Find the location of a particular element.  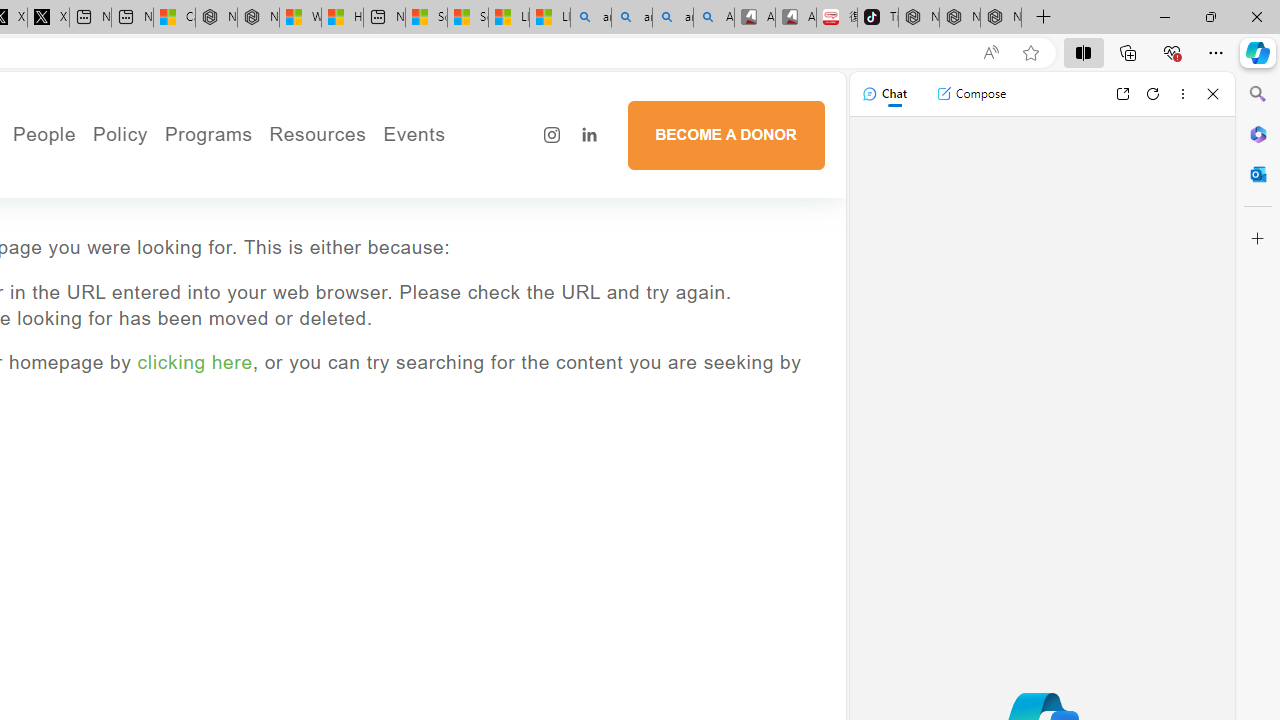

'Restore' is located at coordinates (1209, 16).